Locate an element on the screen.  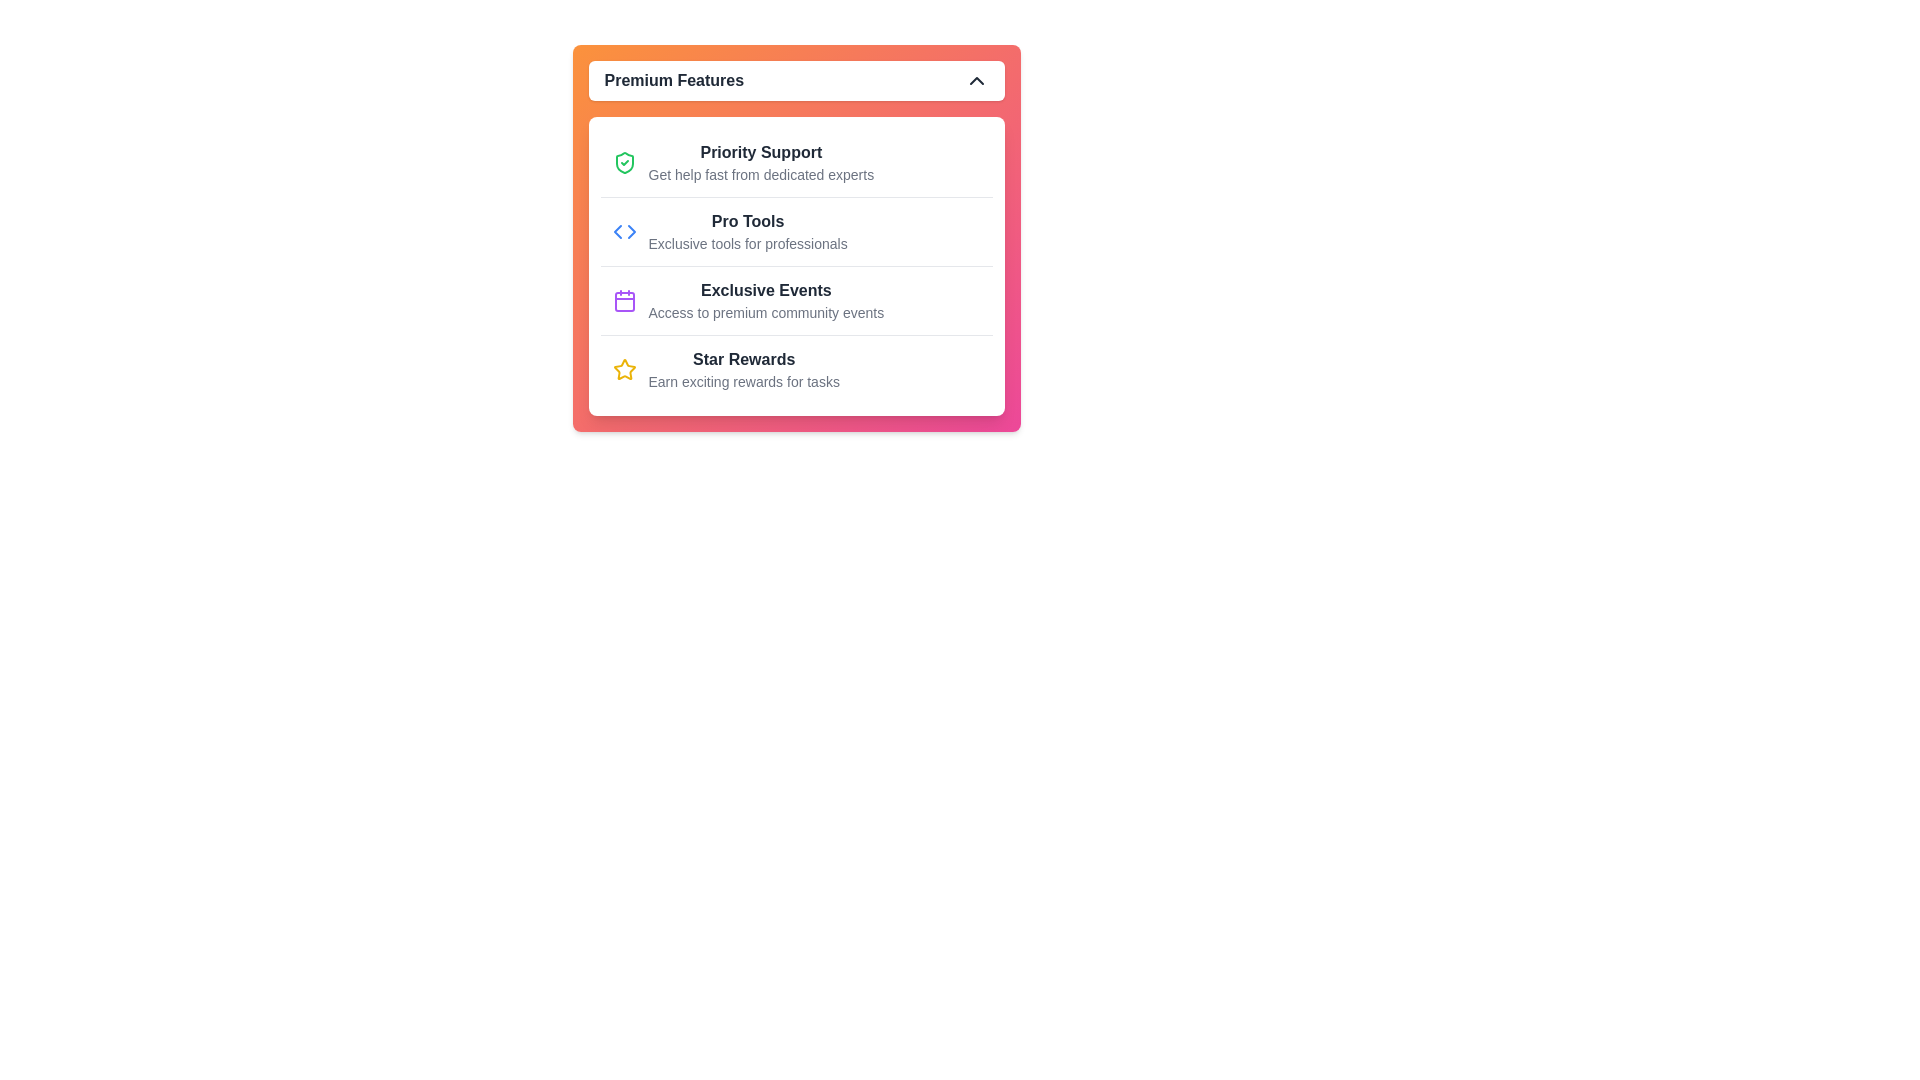
the second feature listed under the 'Premium Features' section is located at coordinates (795, 265).